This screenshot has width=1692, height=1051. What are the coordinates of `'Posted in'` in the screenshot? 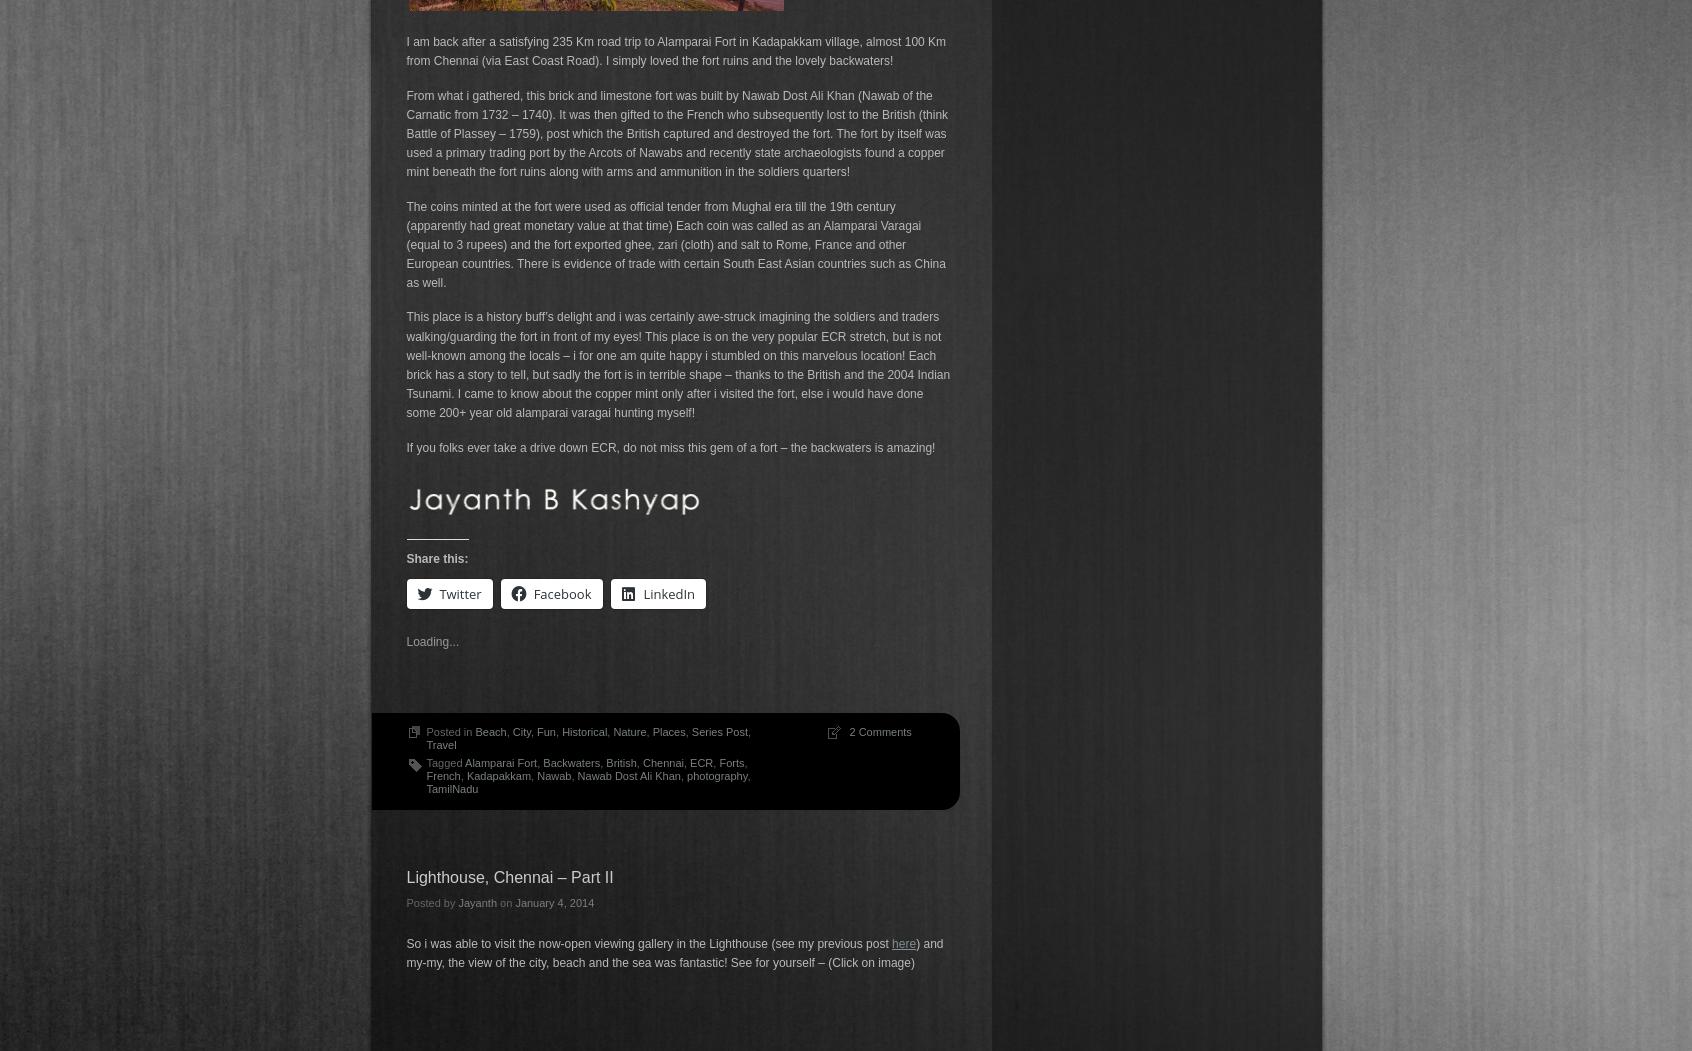 It's located at (448, 730).